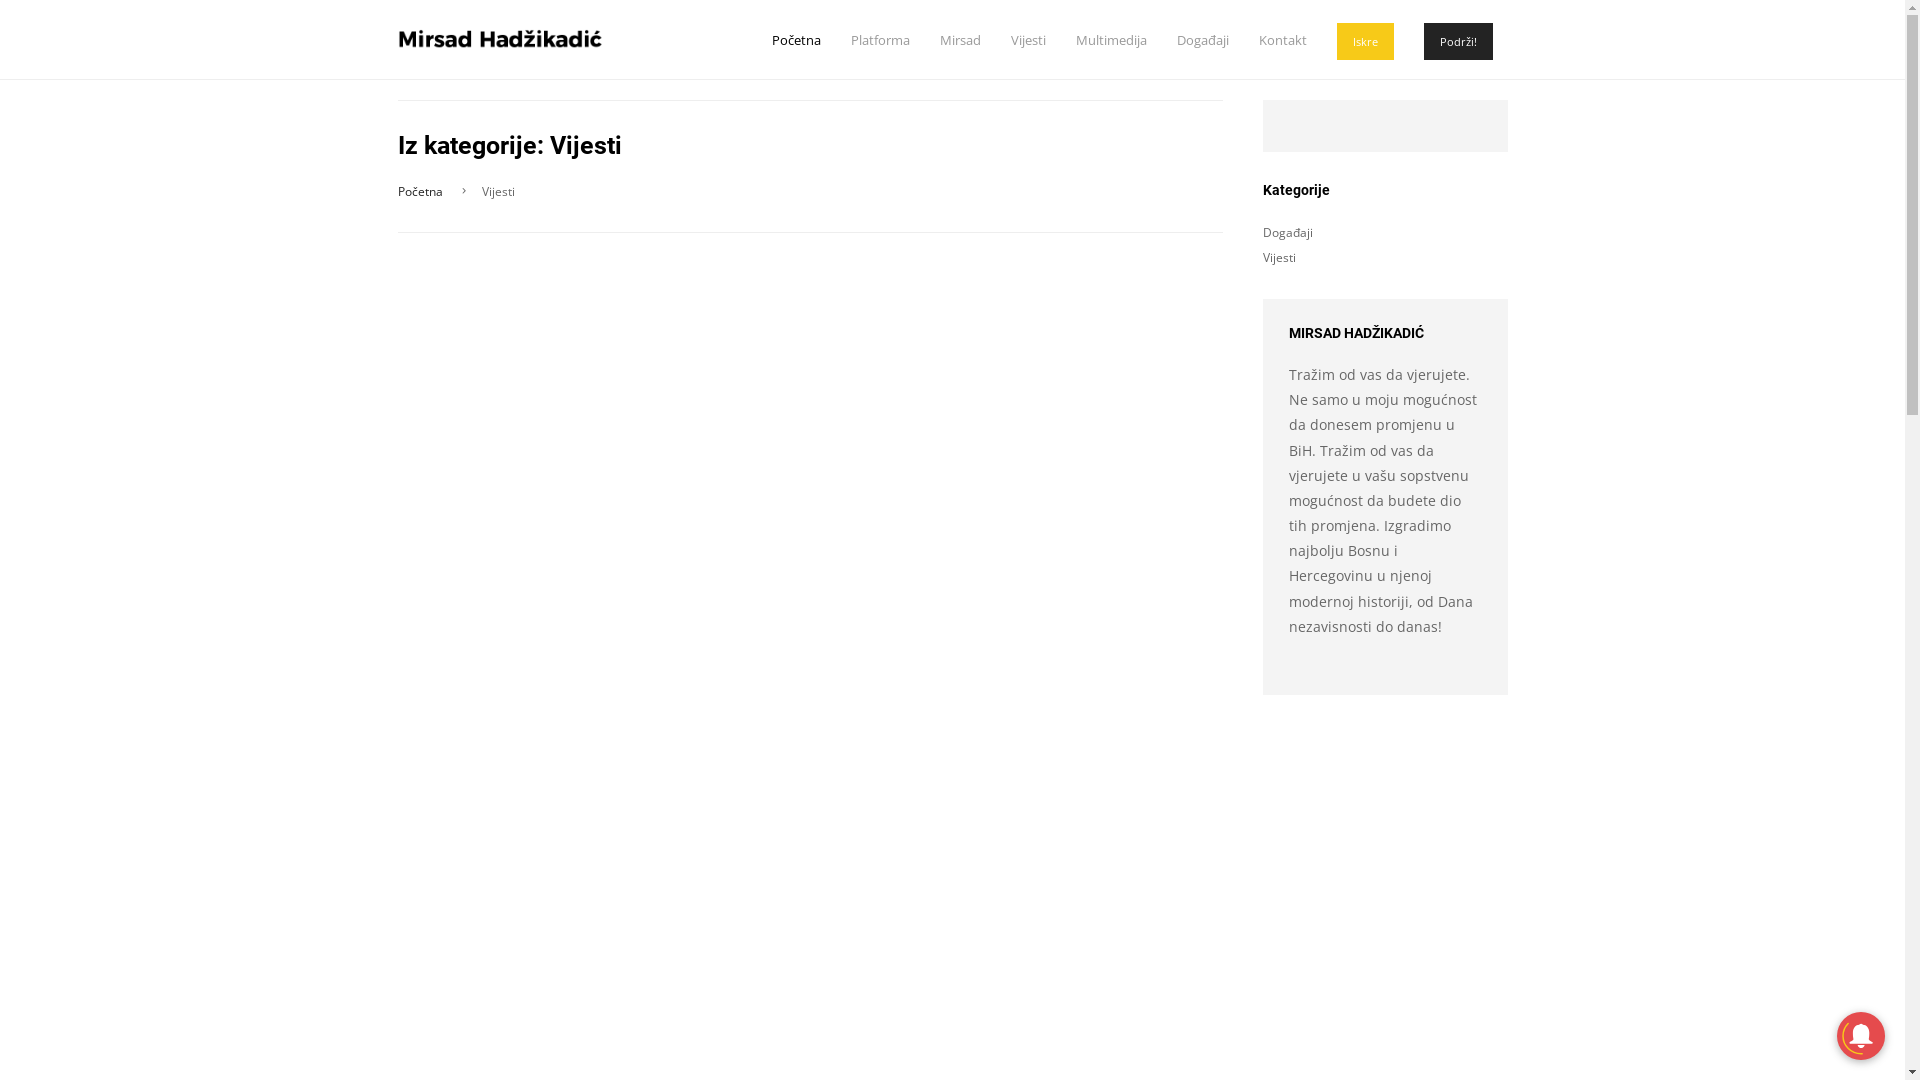 This screenshot has width=1920, height=1080. What do you see at coordinates (1281, 39) in the screenshot?
I see `'Kontakt'` at bounding box center [1281, 39].